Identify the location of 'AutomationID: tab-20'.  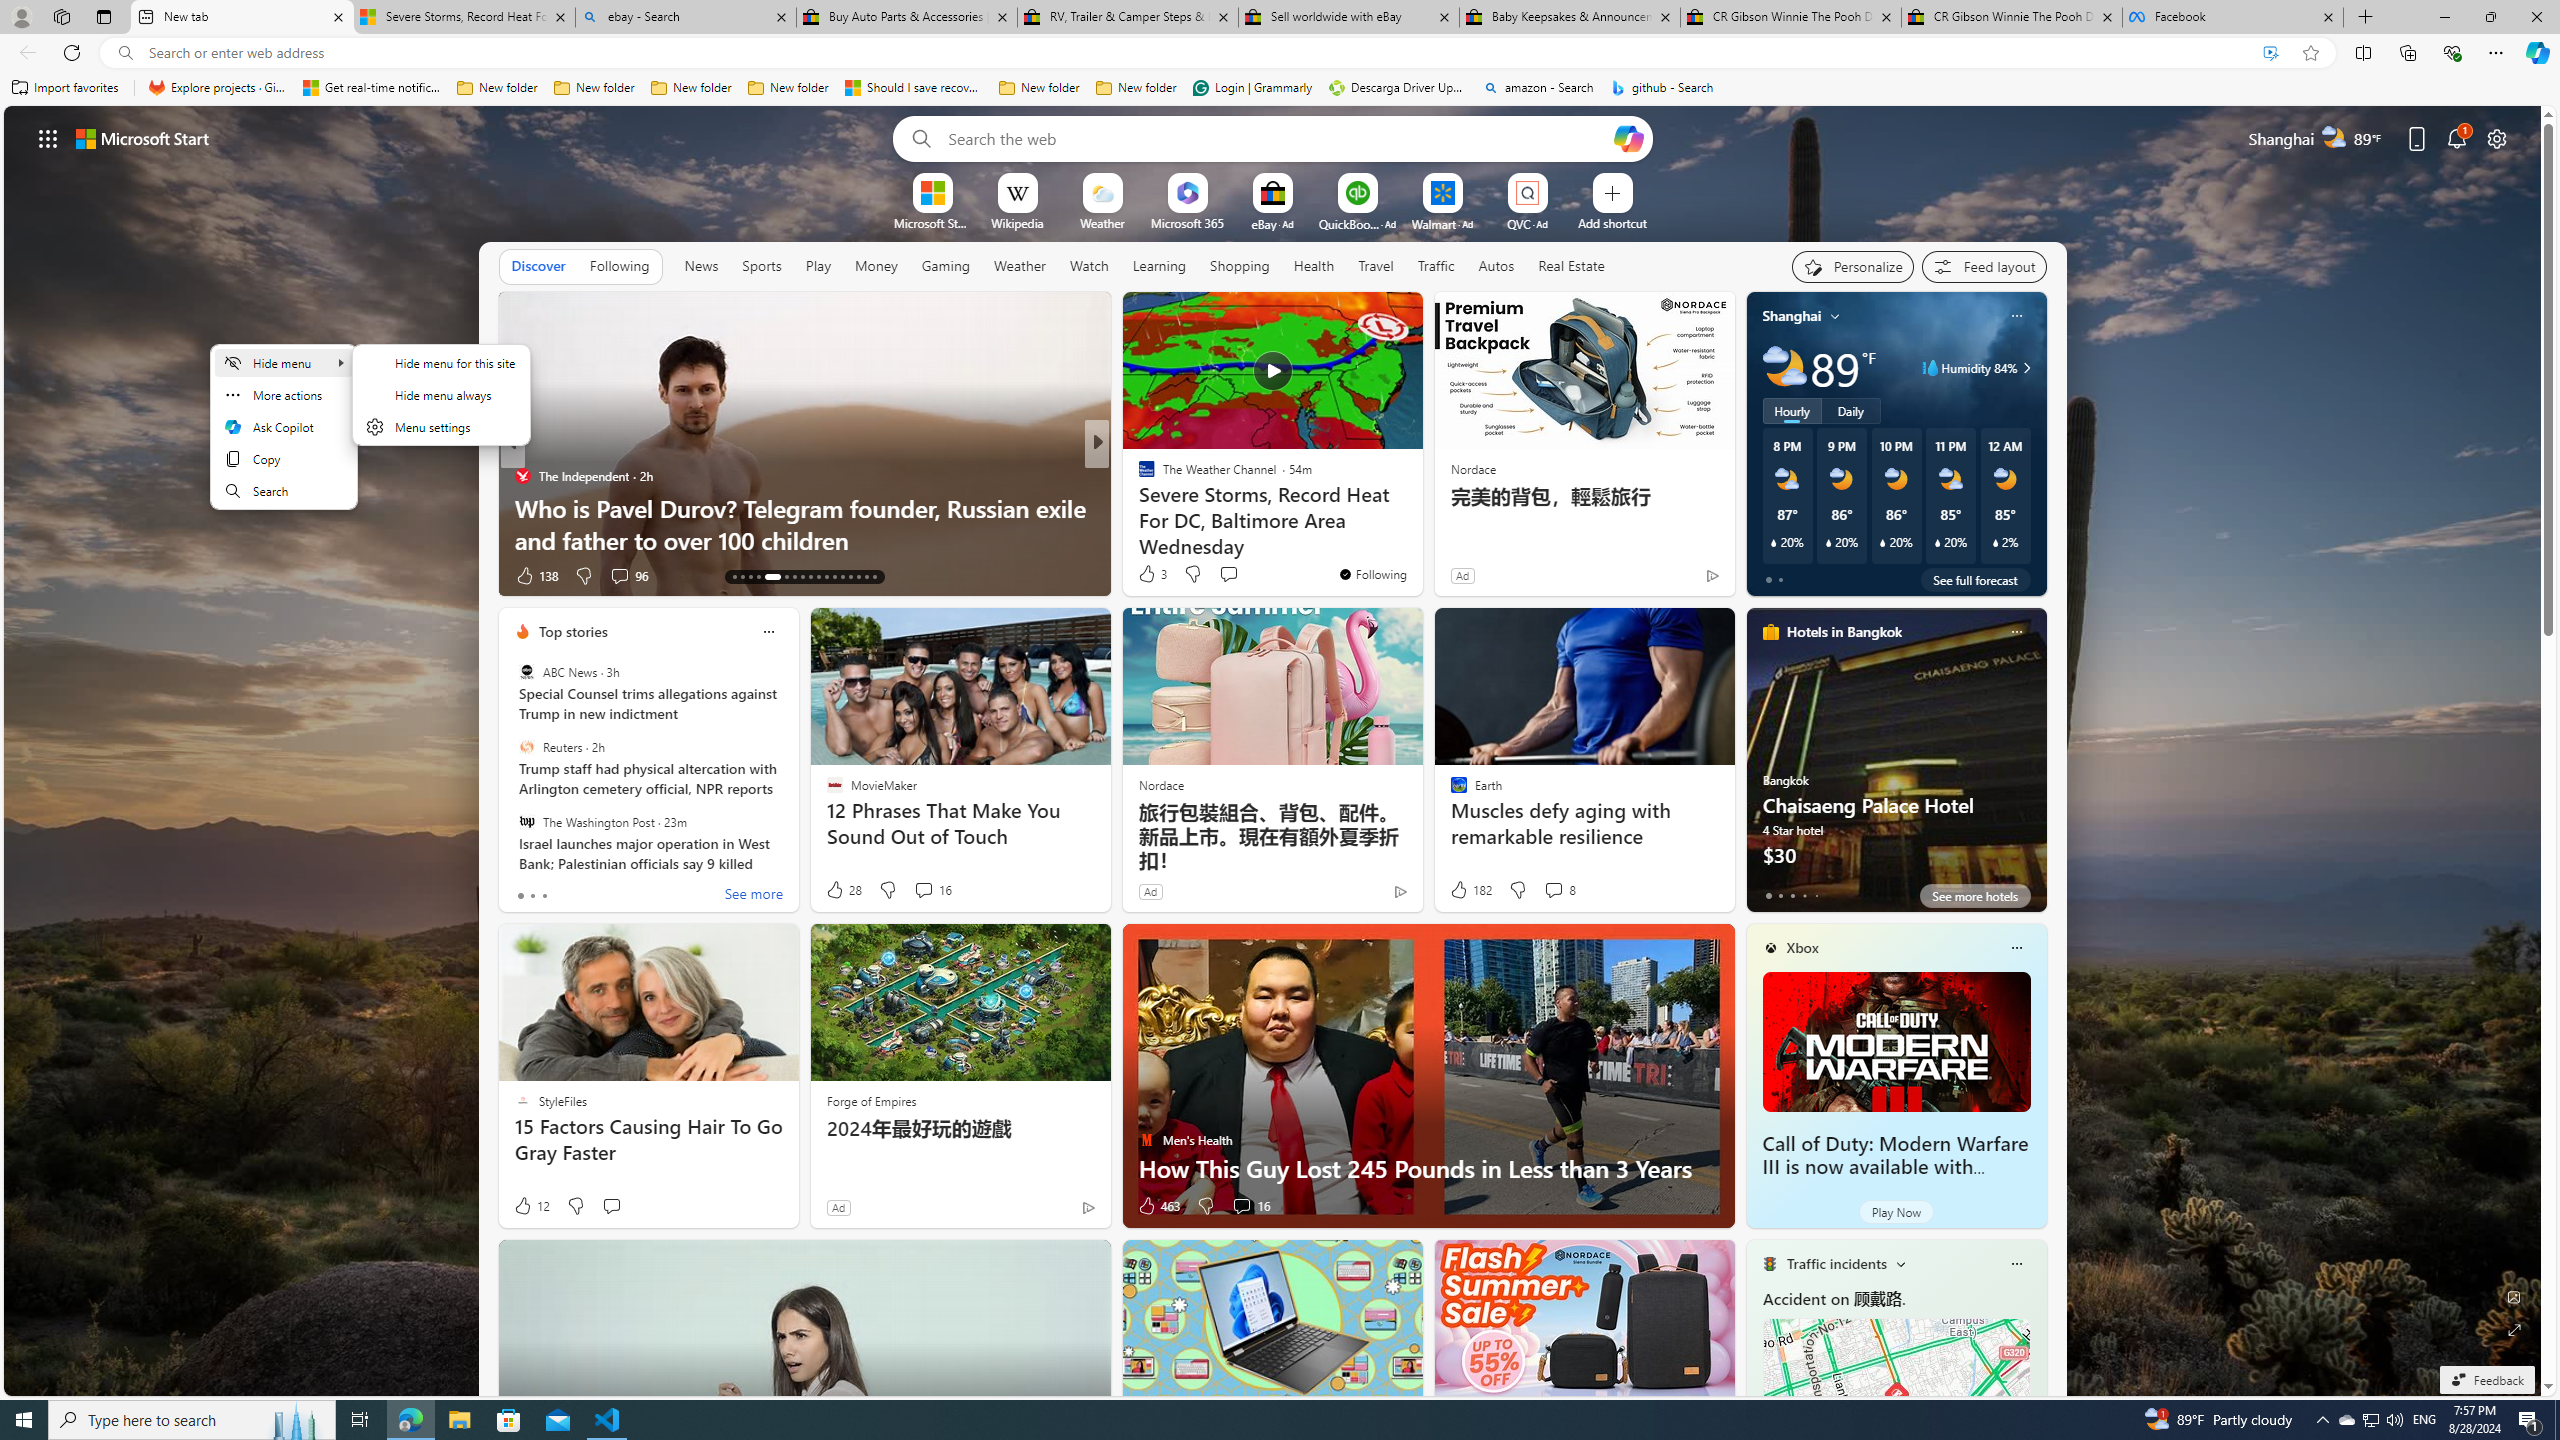
(802, 577).